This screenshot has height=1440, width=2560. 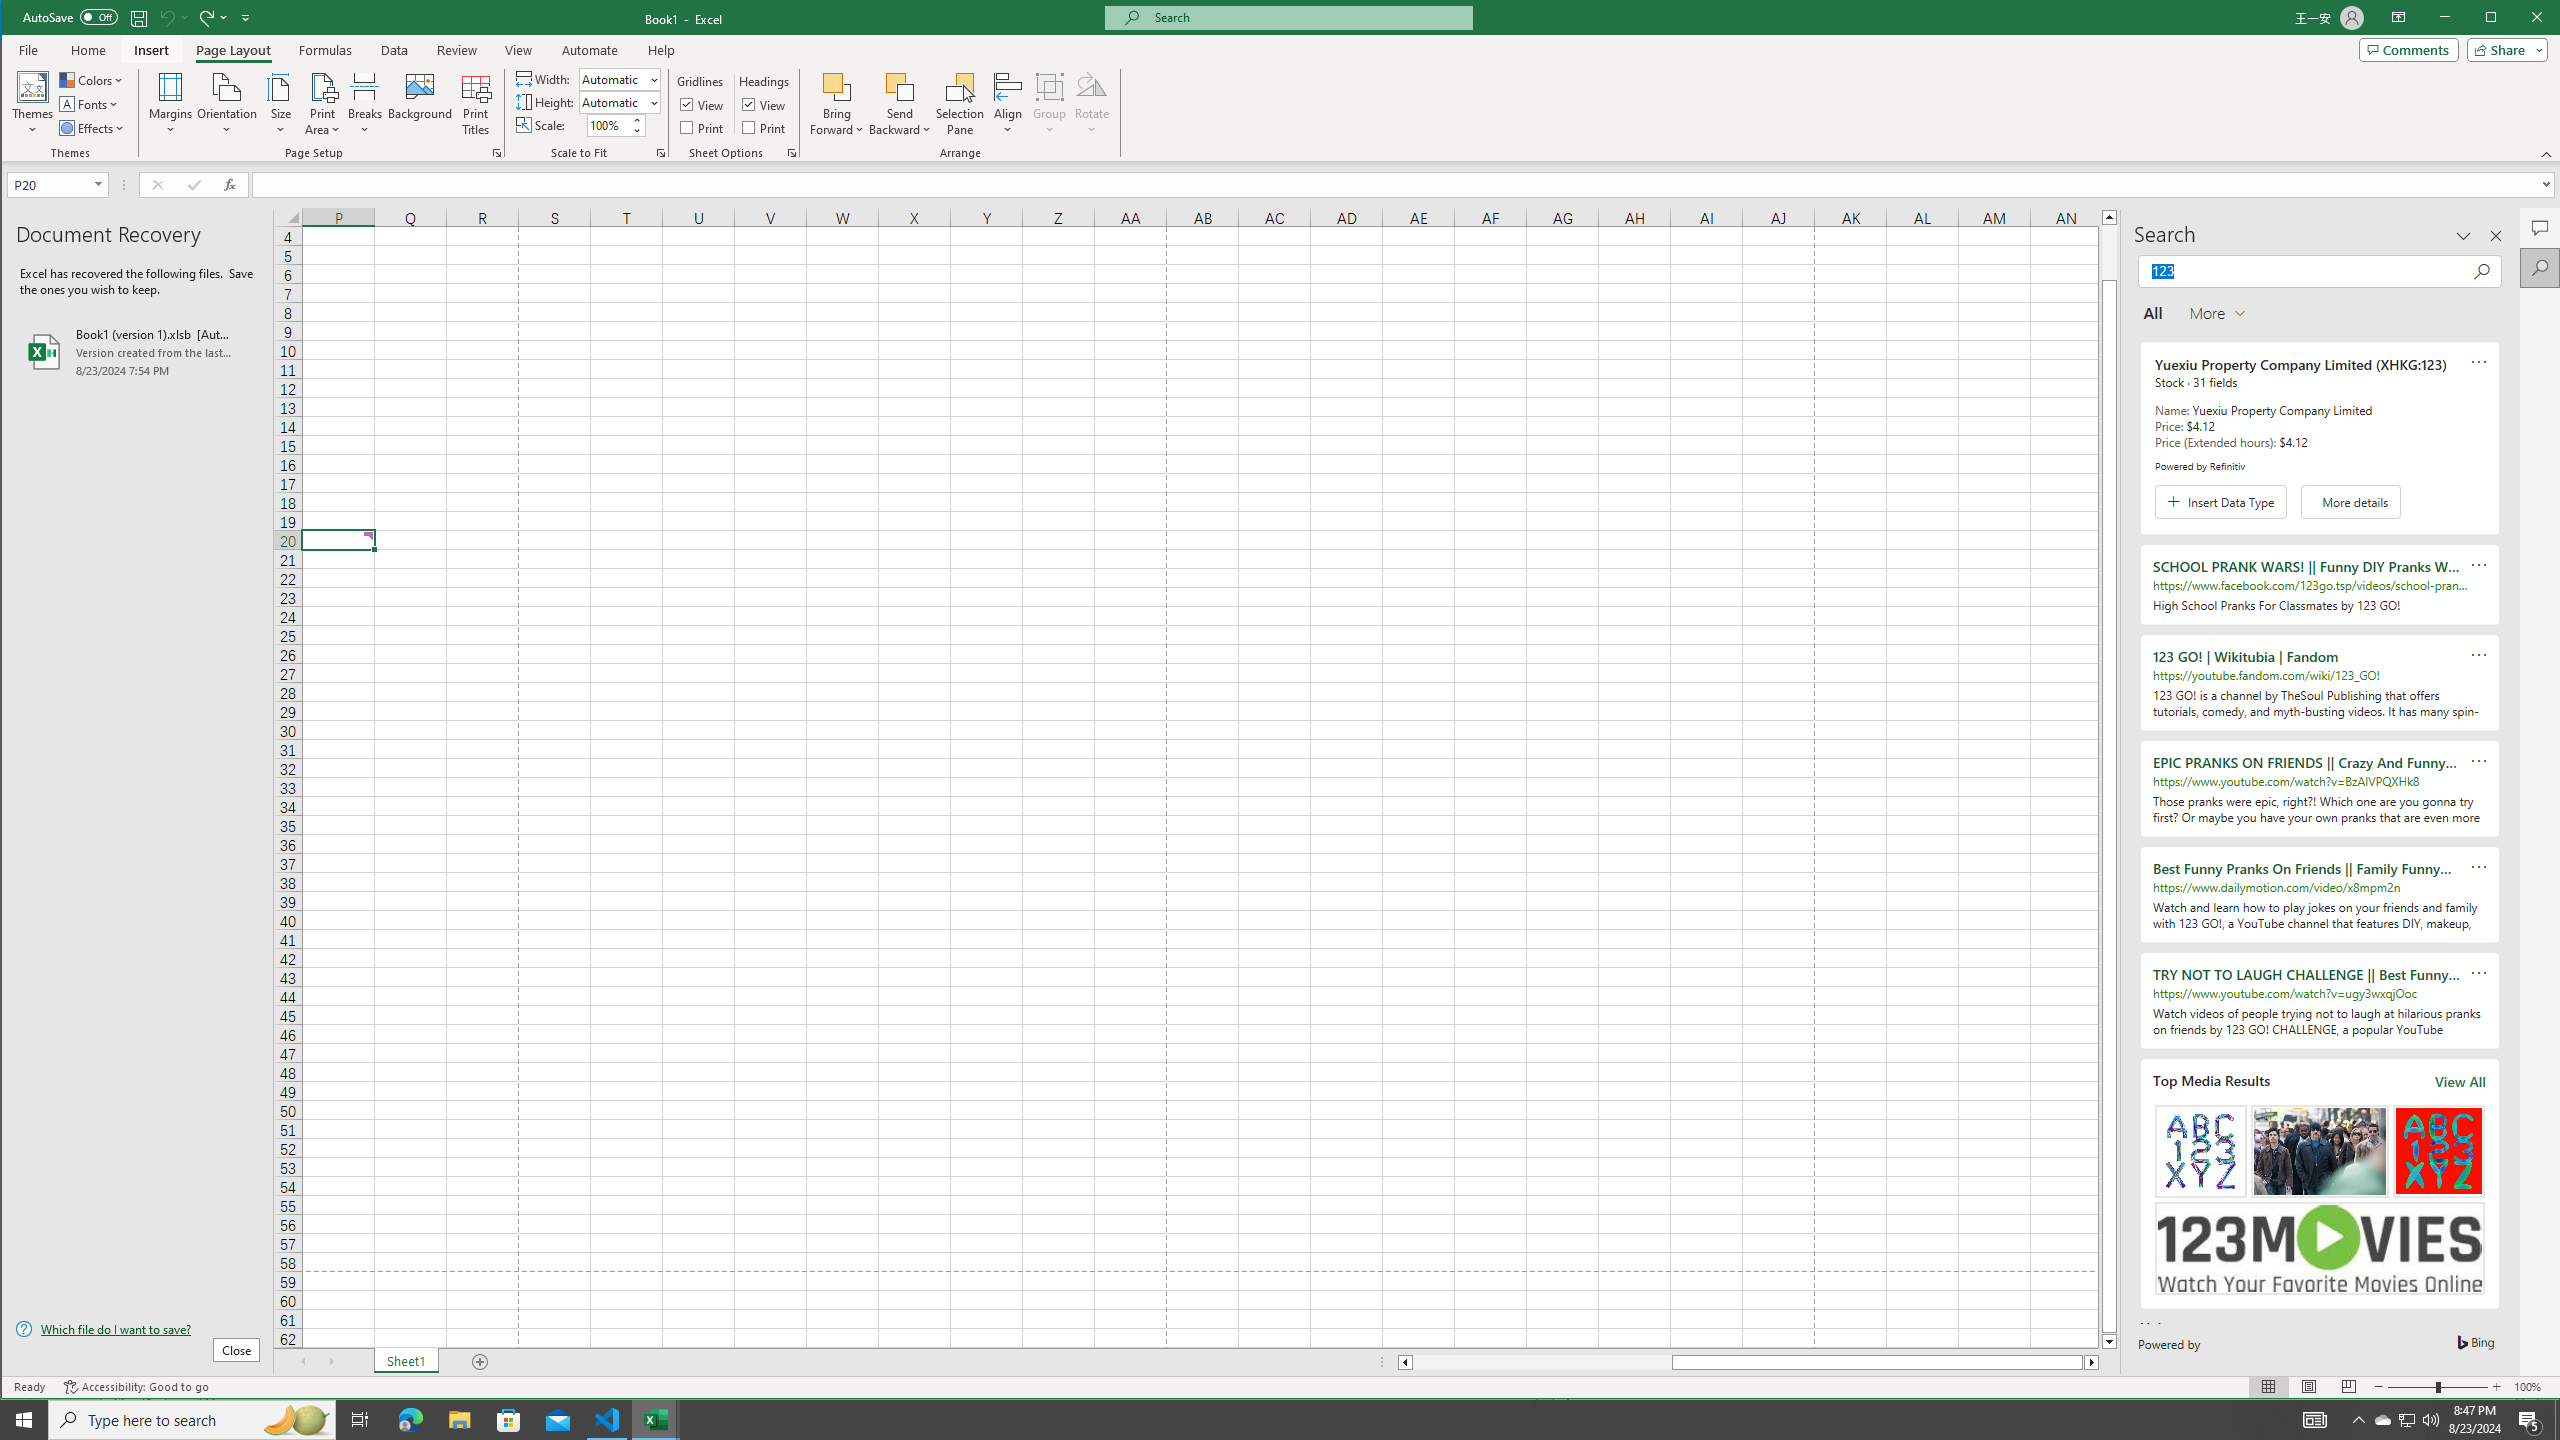 I want to click on 'File Explorer', so click(x=458, y=1418).